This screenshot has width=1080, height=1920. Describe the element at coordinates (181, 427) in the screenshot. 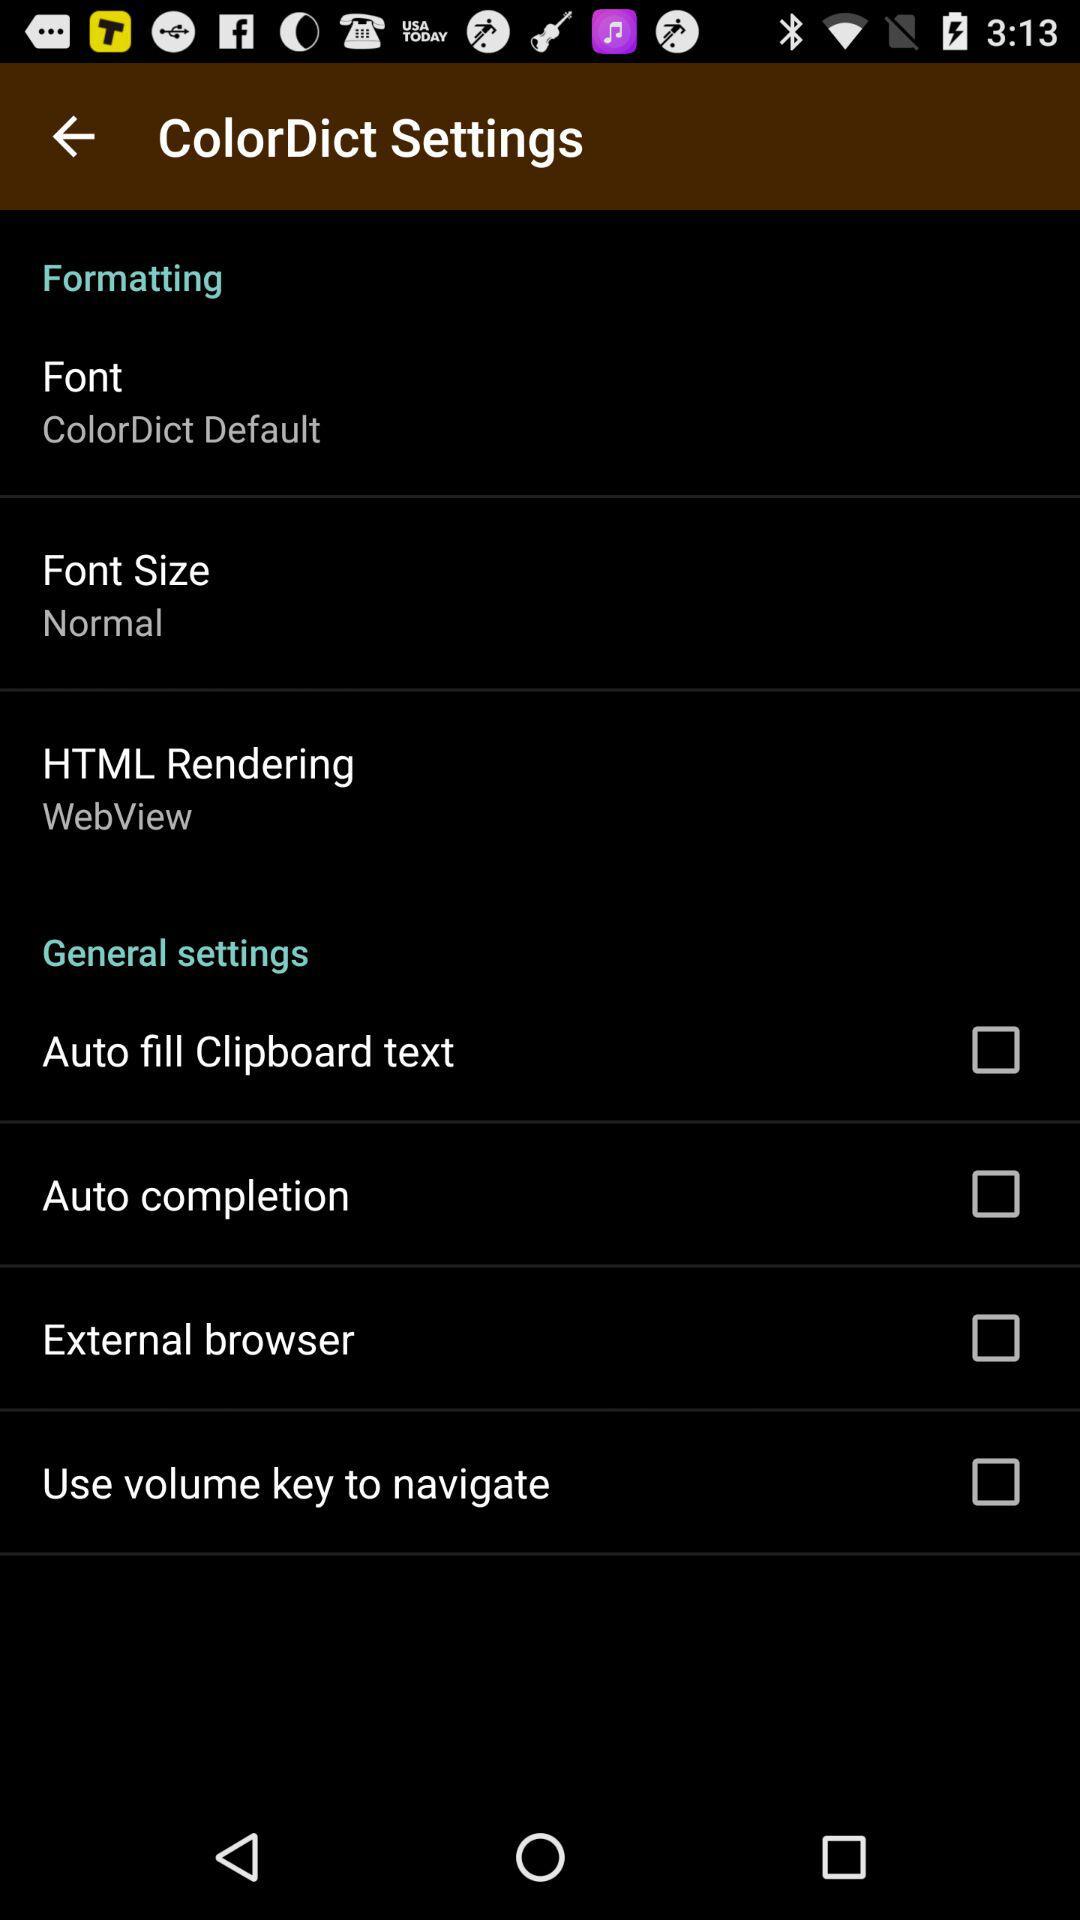

I see `the item above the font size` at that location.